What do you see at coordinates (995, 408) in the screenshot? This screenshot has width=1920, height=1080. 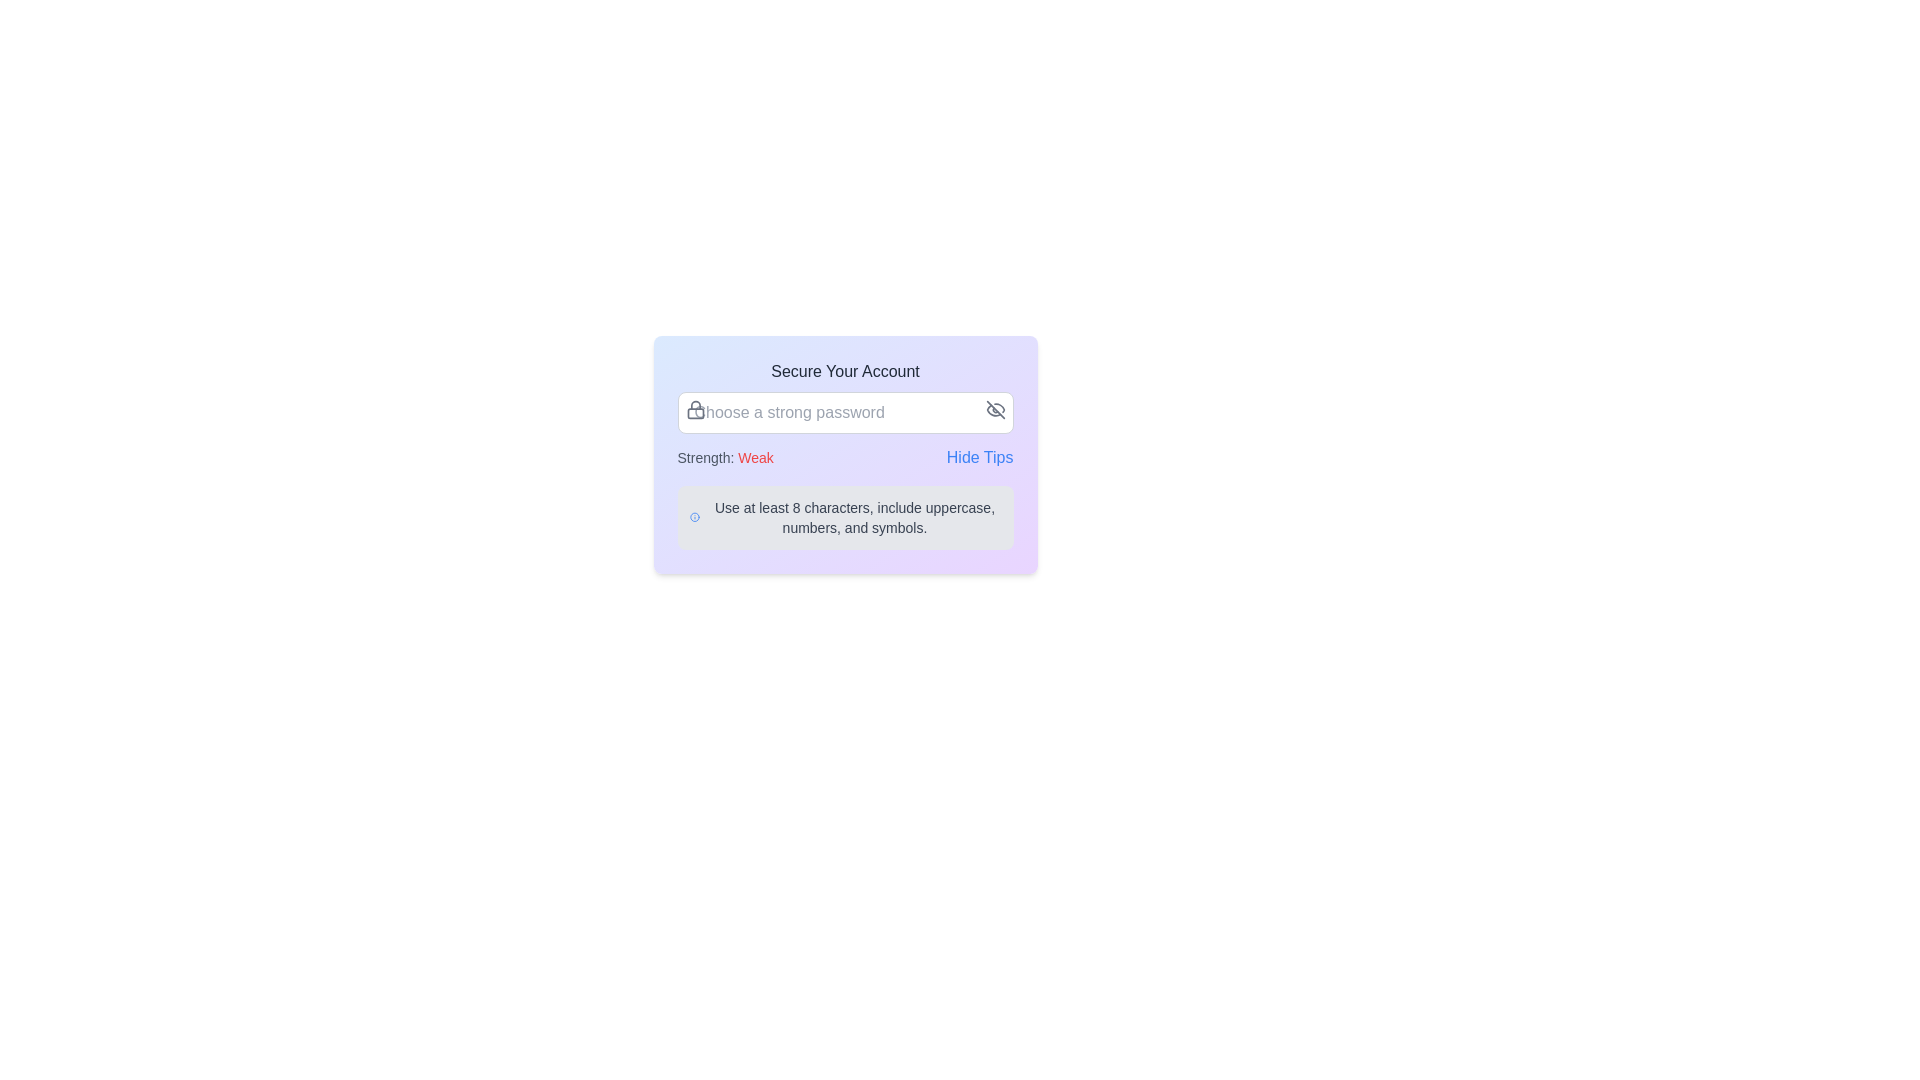 I see `the visibility toggle button located in the top-right corner of the password input box` at bounding box center [995, 408].